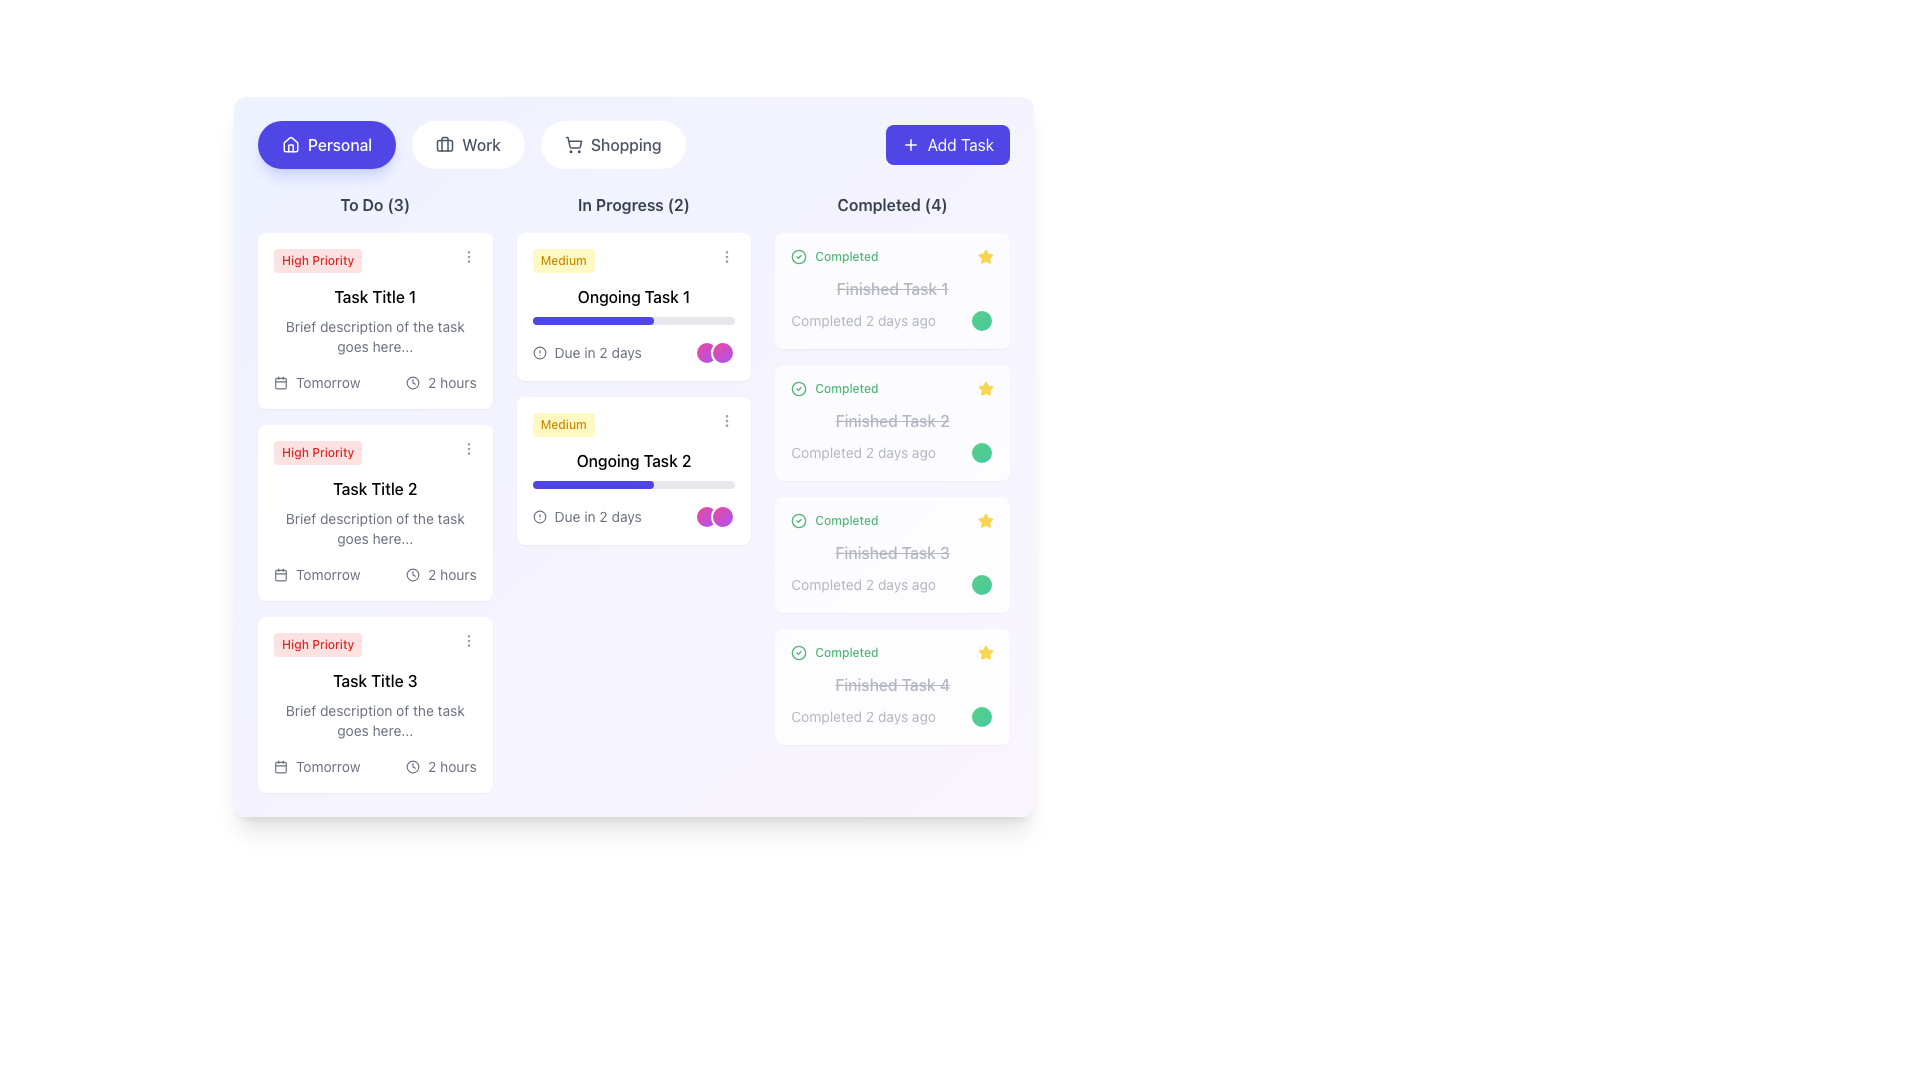 Image resolution: width=1920 pixels, height=1080 pixels. Describe the element at coordinates (891, 290) in the screenshot. I see `the 'Completed' card element which has a white background, rounded corners, and displays a green checkmark and a yellow star, located at the top of the 'Completed (4)' column` at that location.